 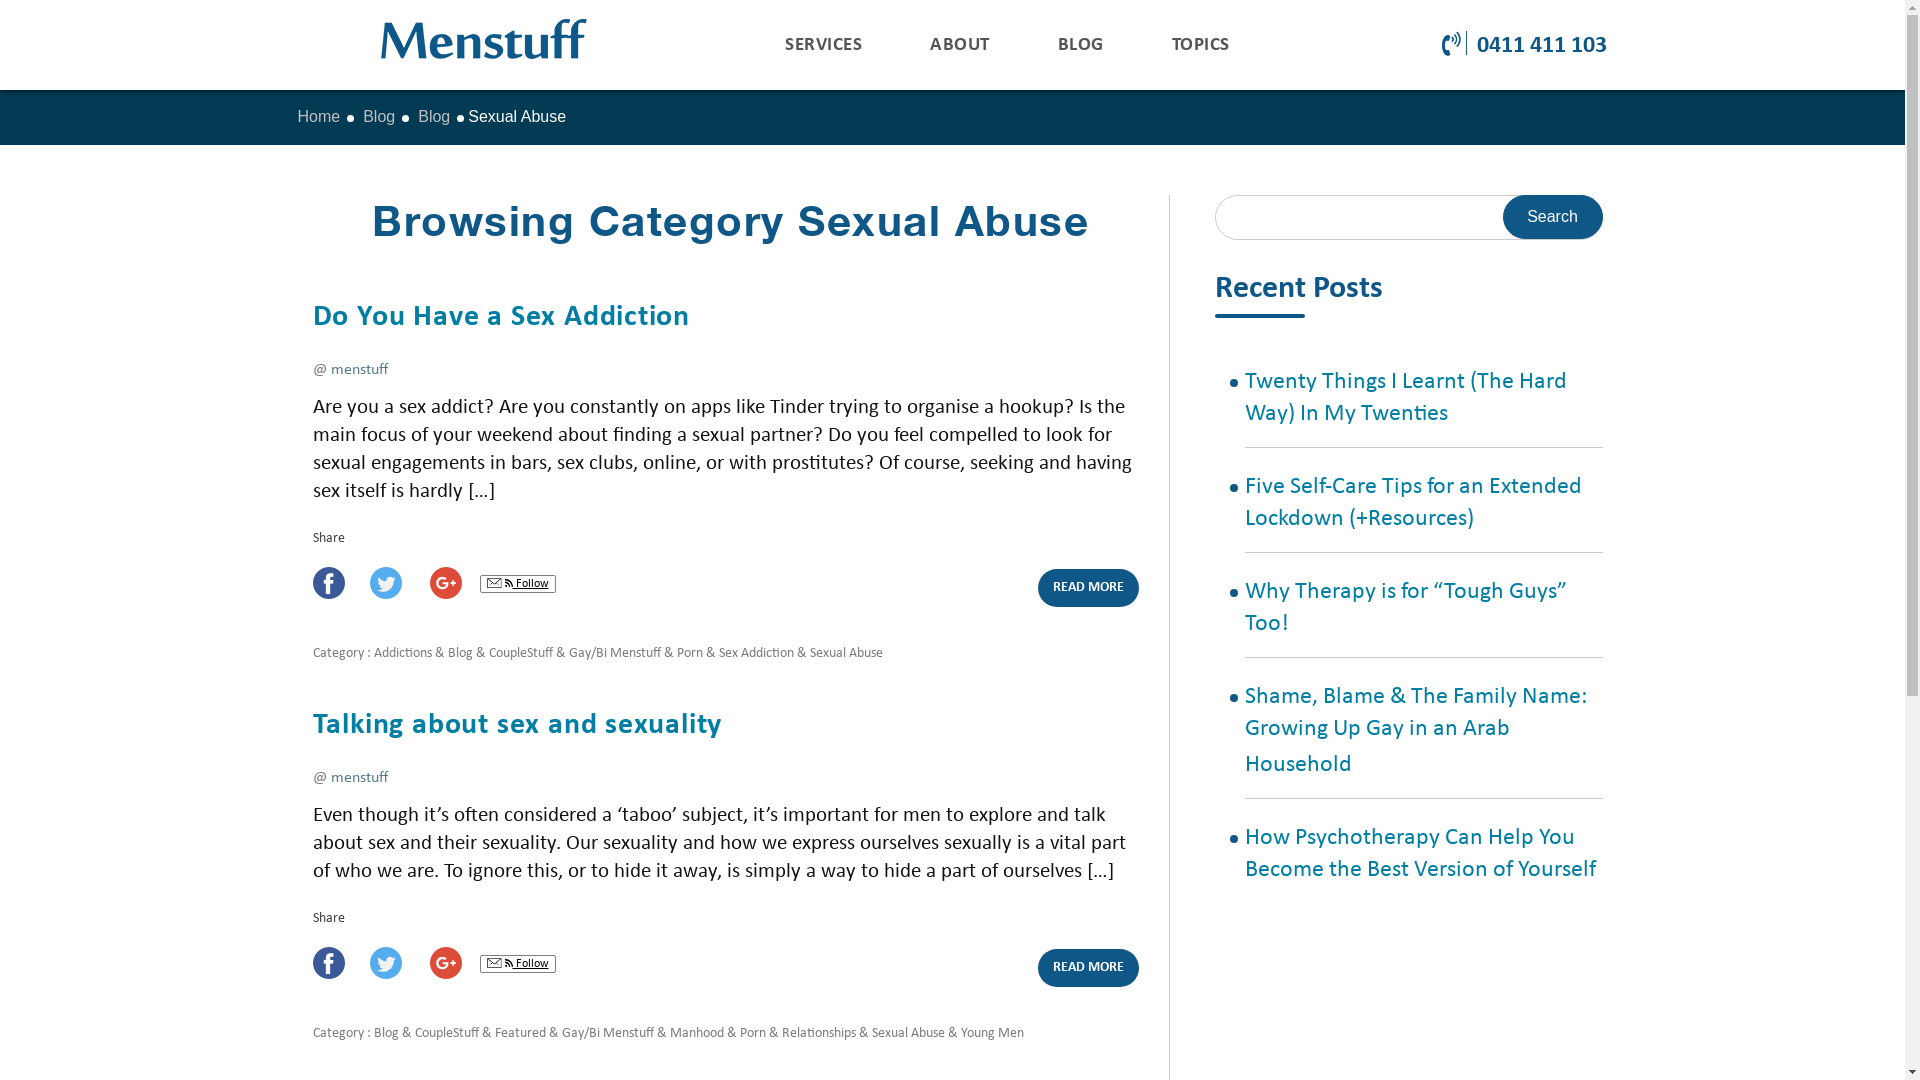 What do you see at coordinates (380, 116) in the screenshot?
I see `'Blog'` at bounding box center [380, 116].